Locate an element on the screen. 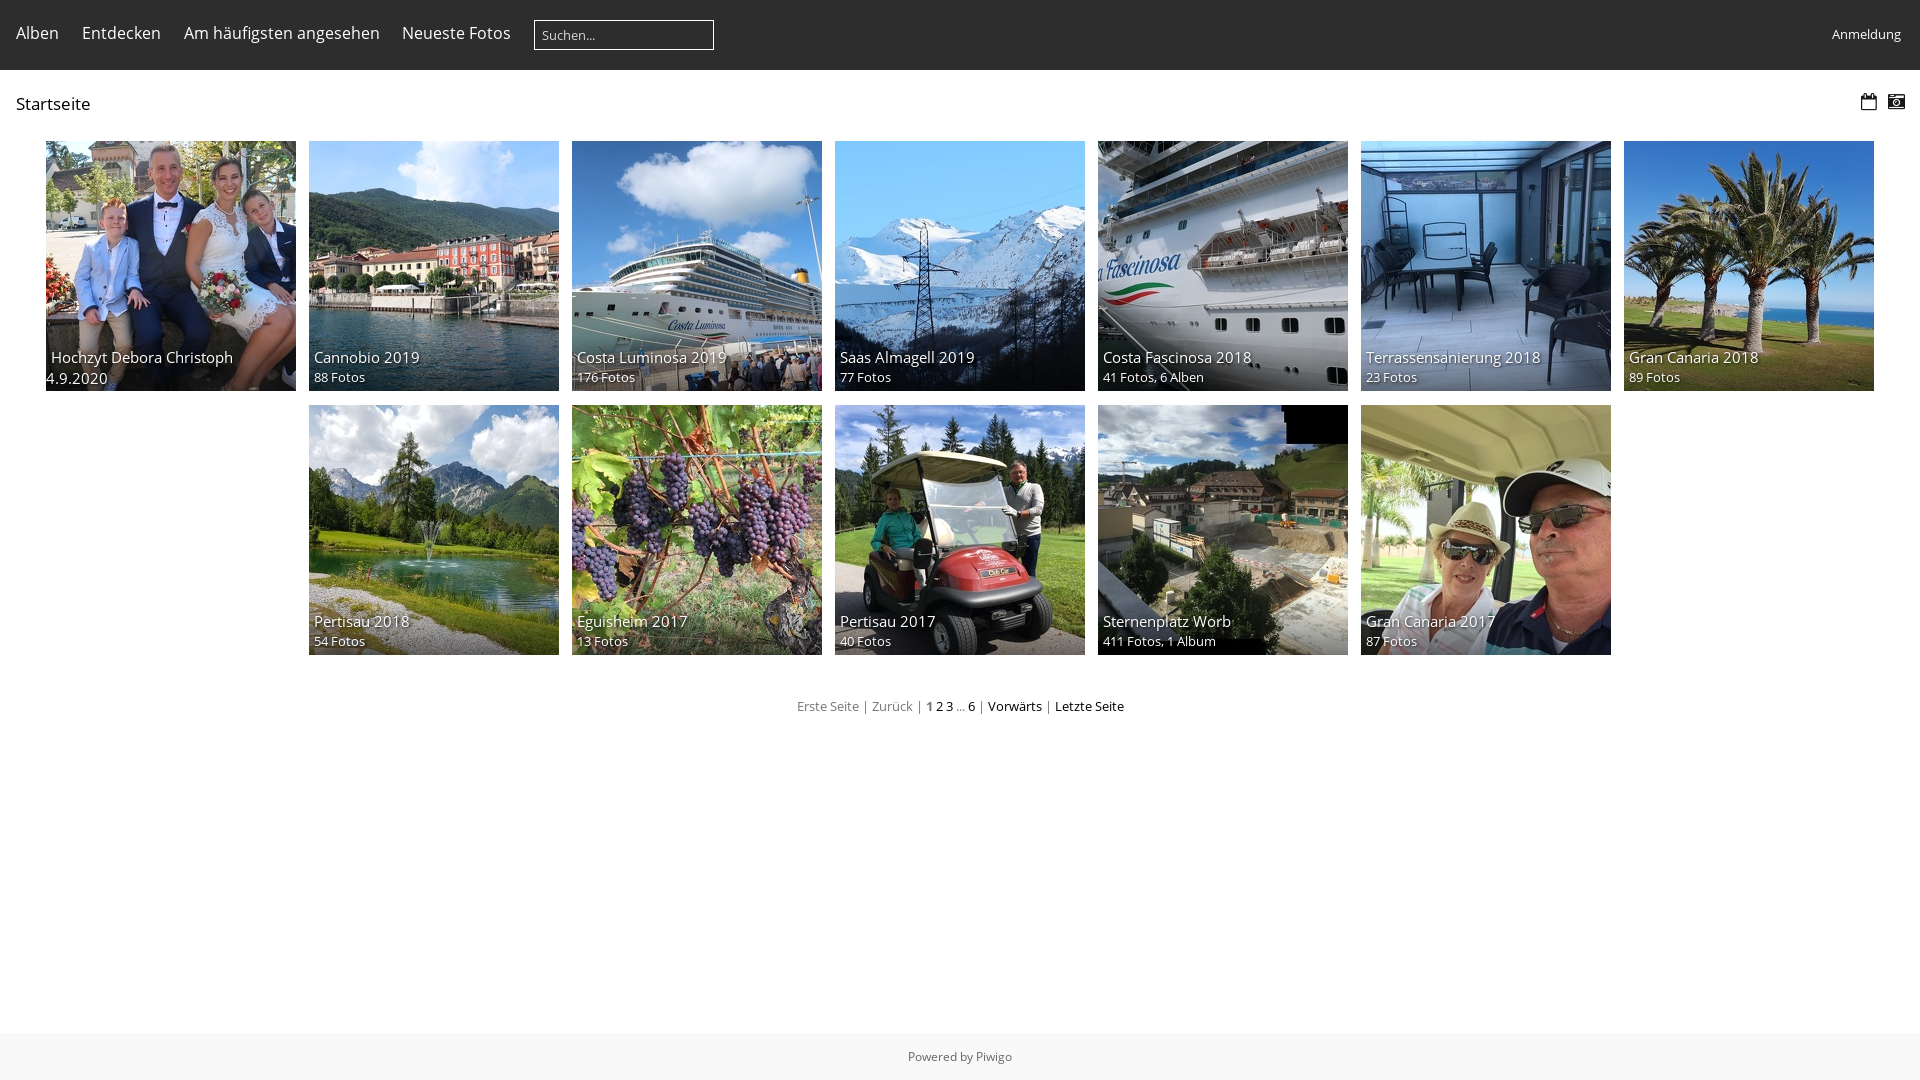 Image resolution: width=1920 pixels, height=1080 pixels. 'Hochzyt Debora Christoph 4.9.2020 is located at coordinates (171, 265).